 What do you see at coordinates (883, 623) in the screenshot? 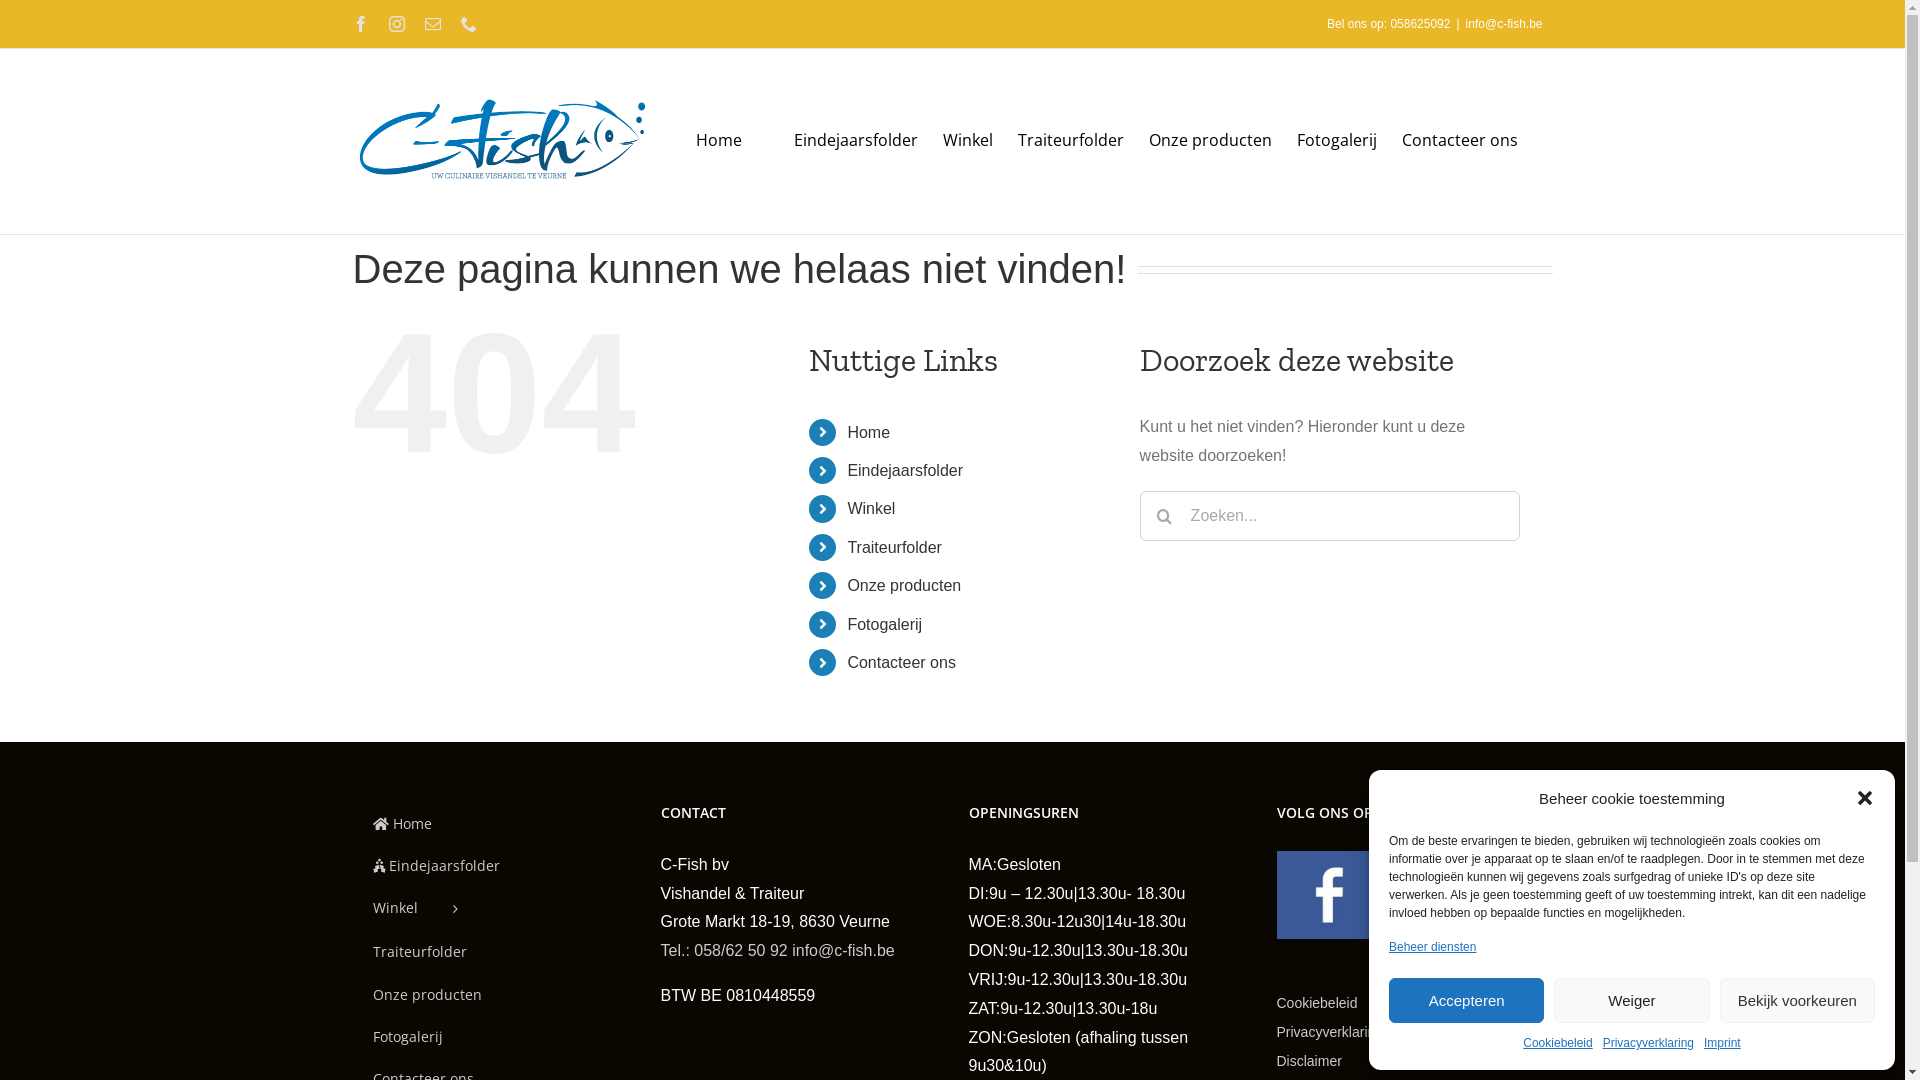
I see `'Fotogalerij'` at bounding box center [883, 623].